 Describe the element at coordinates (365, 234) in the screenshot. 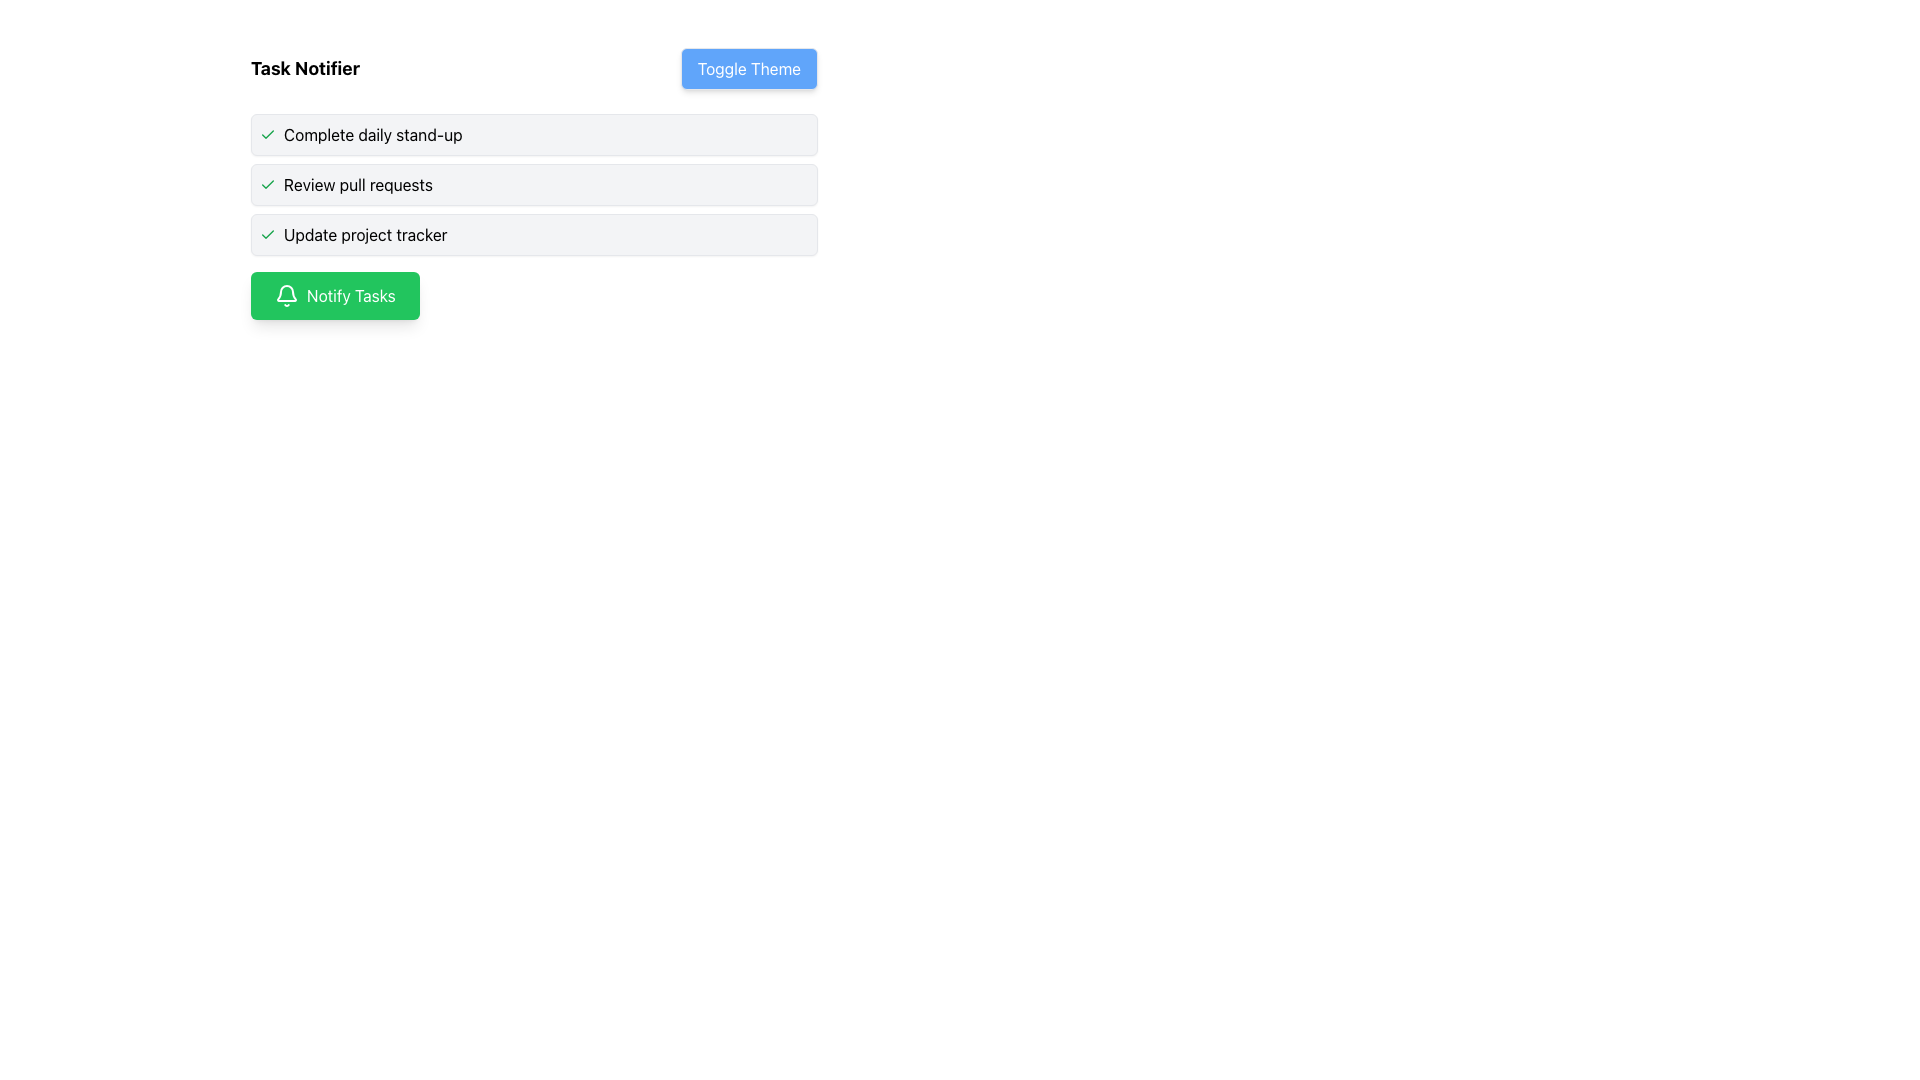

I see `the Text Label that says 'Update project tracker', which is the third item in the task notification list` at that location.